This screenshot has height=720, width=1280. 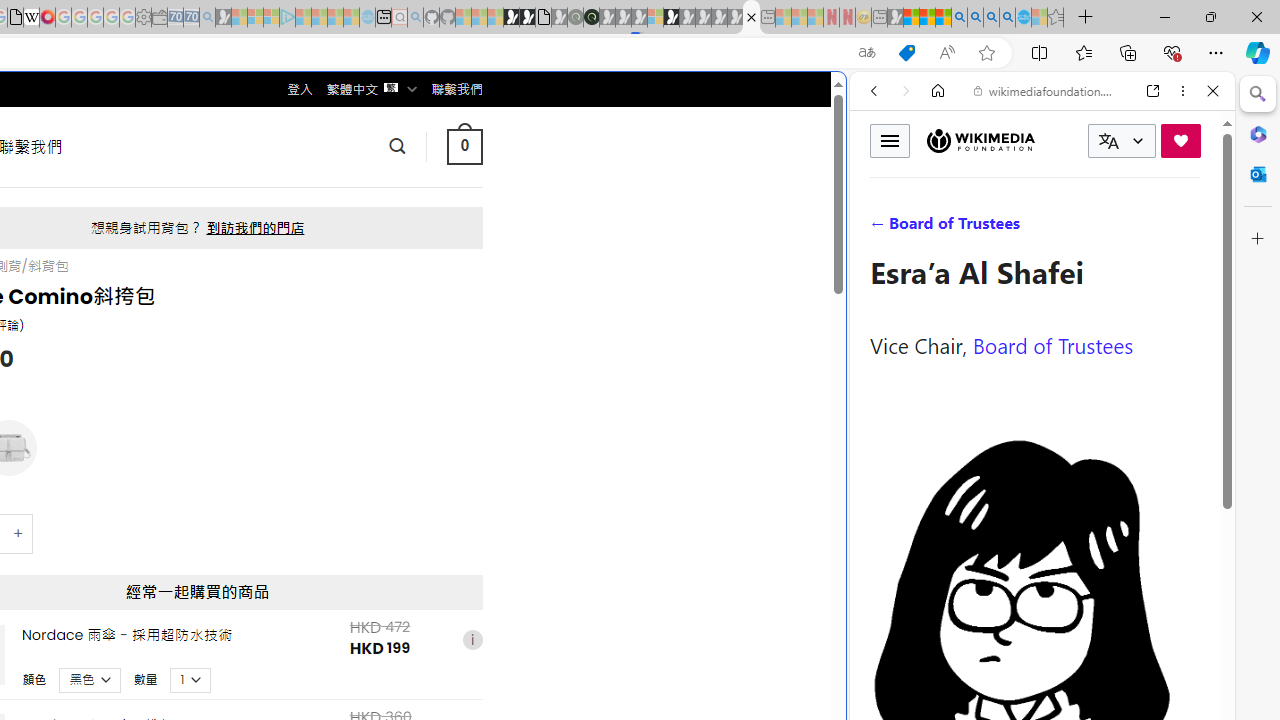 I want to click on '  0  ', so click(x=463, y=145).